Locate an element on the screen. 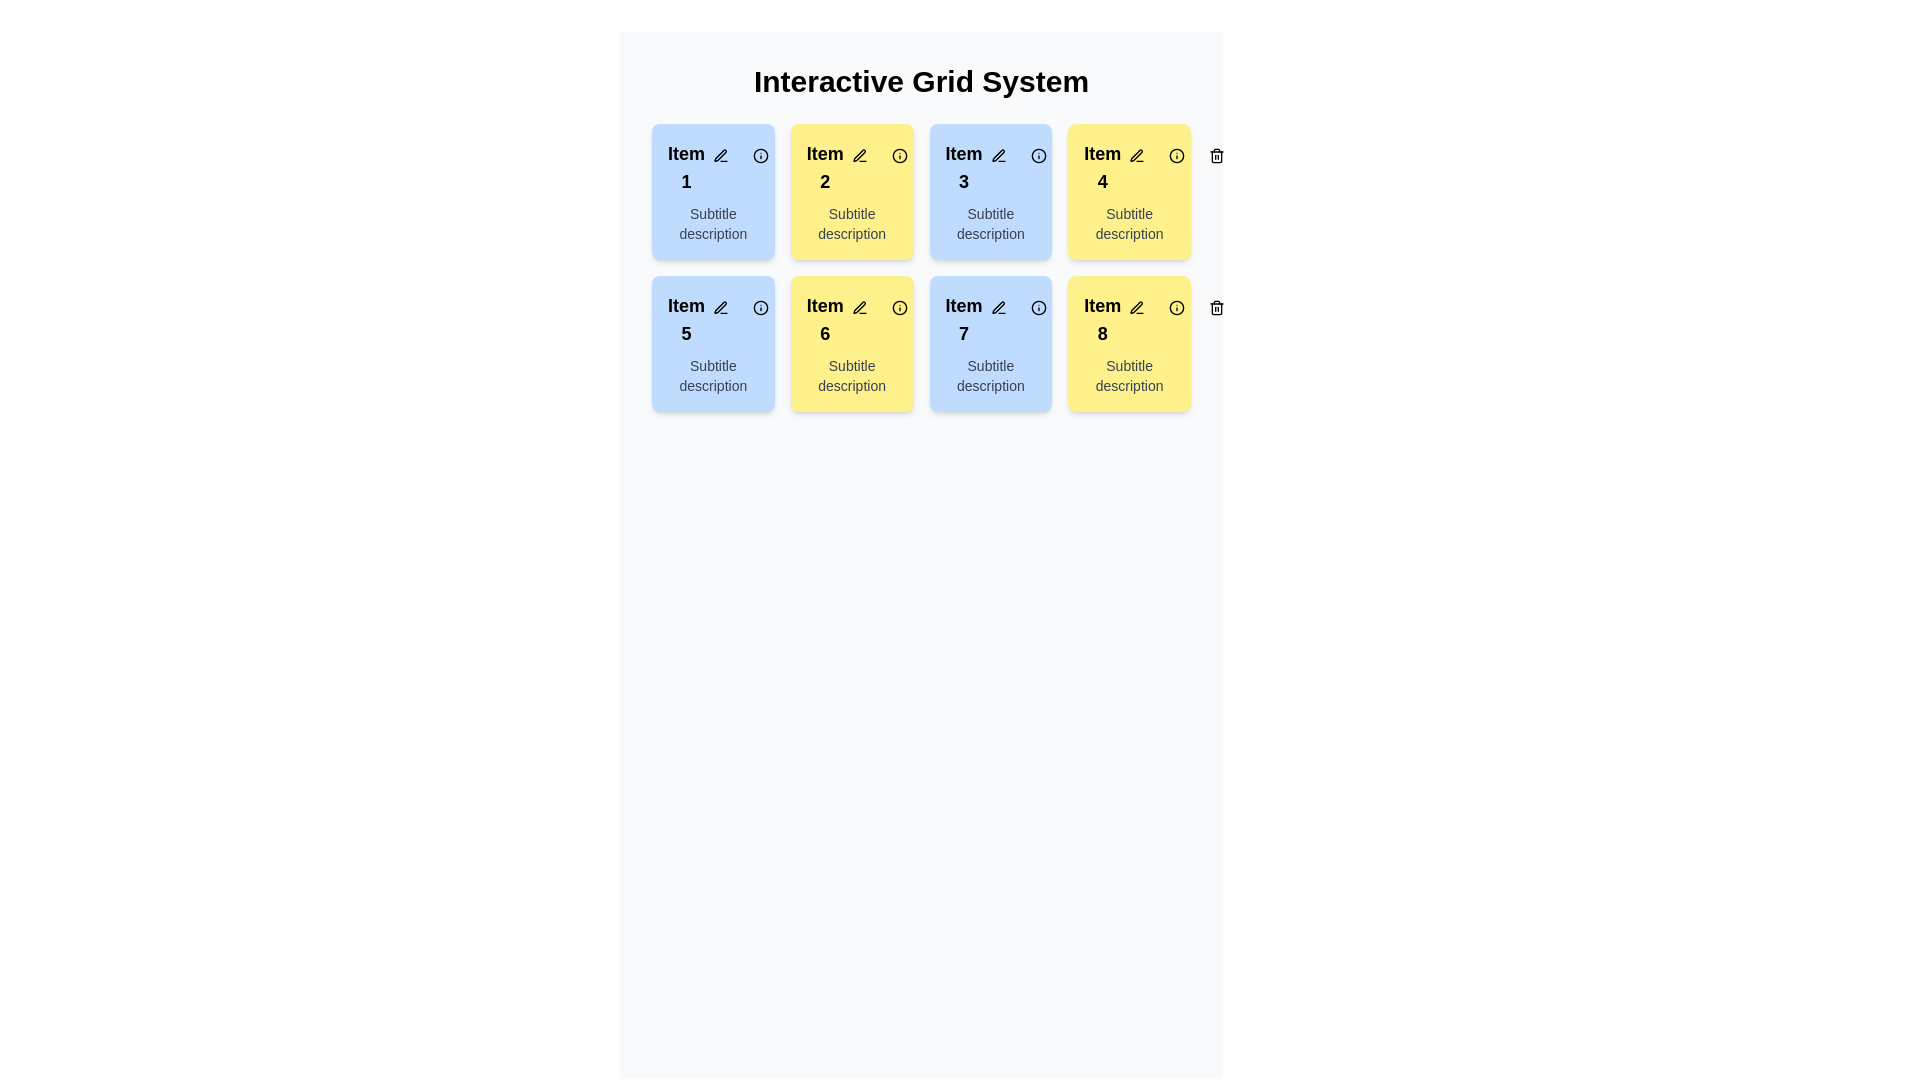  the item entry card located in the second row and second column of the grid layout with a yellow background is located at coordinates (852, 319).